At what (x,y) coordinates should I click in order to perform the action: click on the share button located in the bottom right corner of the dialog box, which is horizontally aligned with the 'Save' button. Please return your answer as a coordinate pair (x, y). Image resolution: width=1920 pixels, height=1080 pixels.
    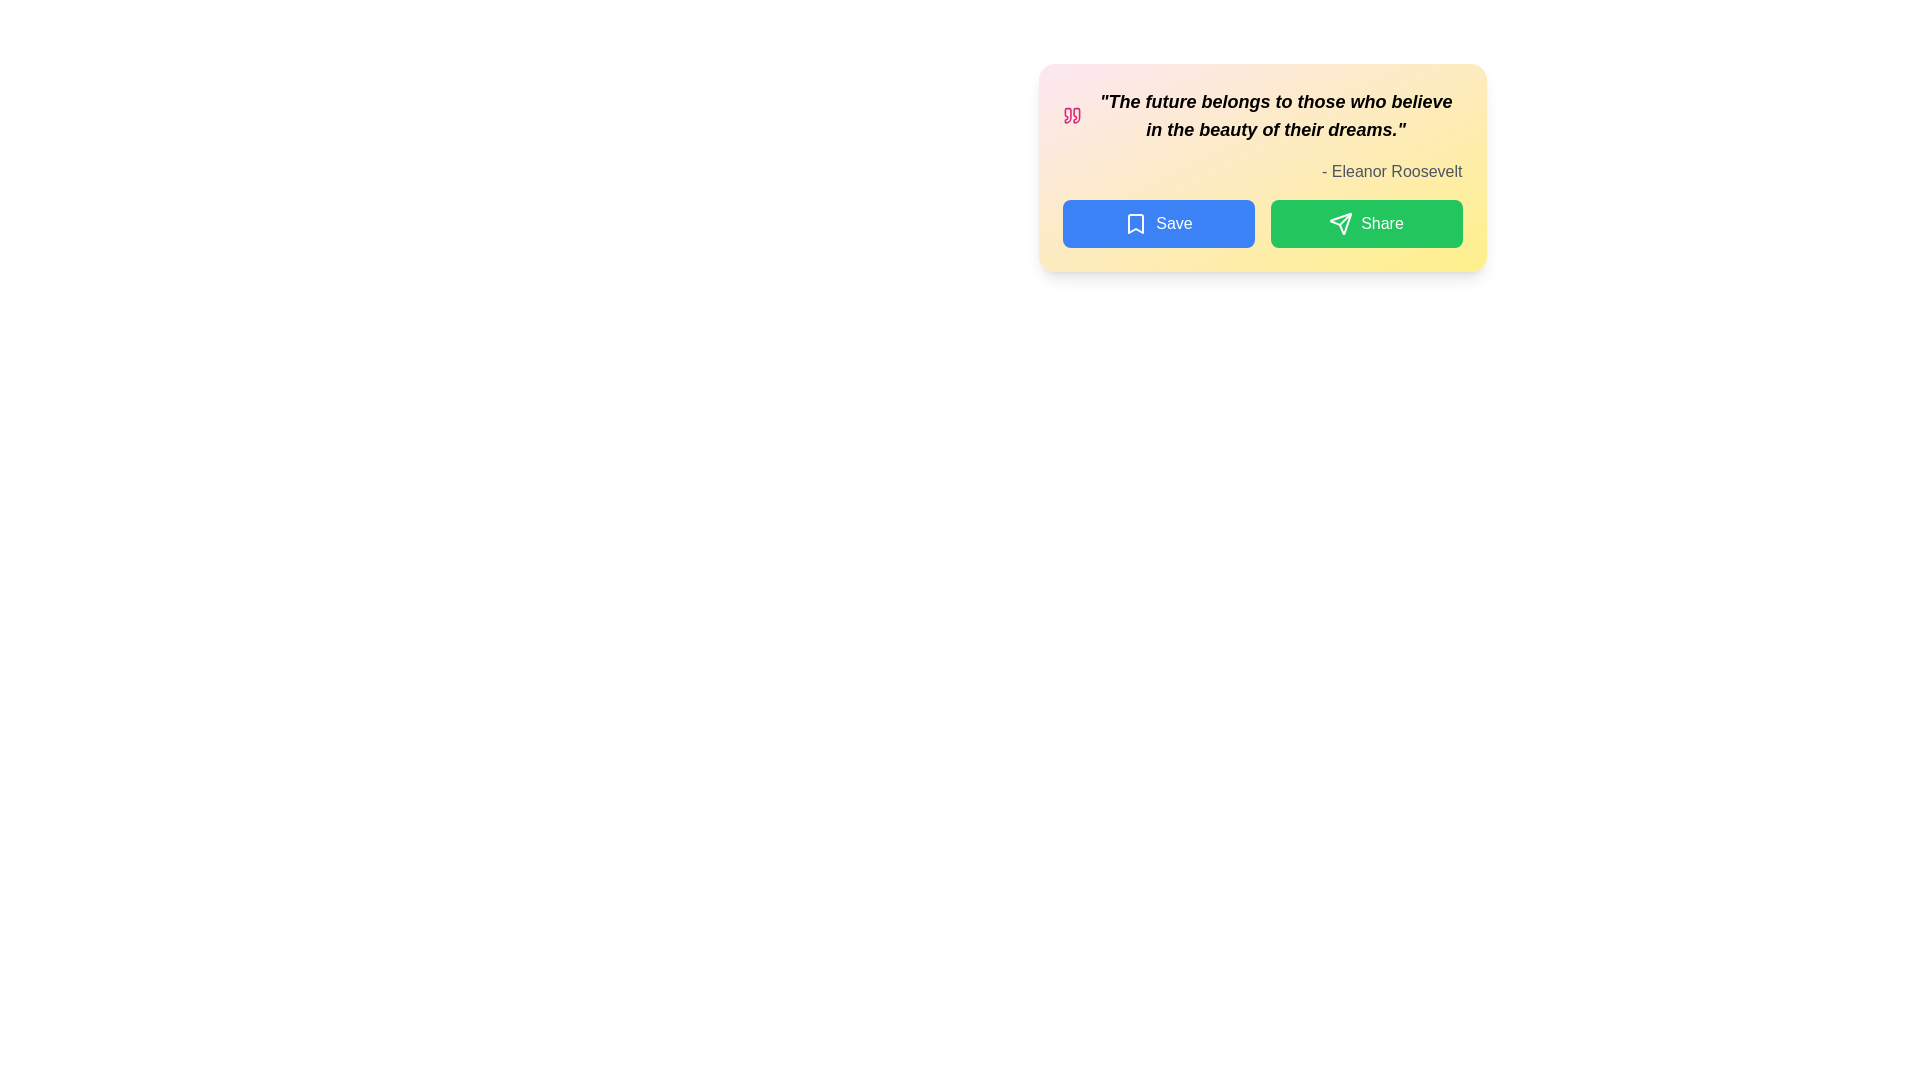
    Looking at the image, I should click on (1365, 223).